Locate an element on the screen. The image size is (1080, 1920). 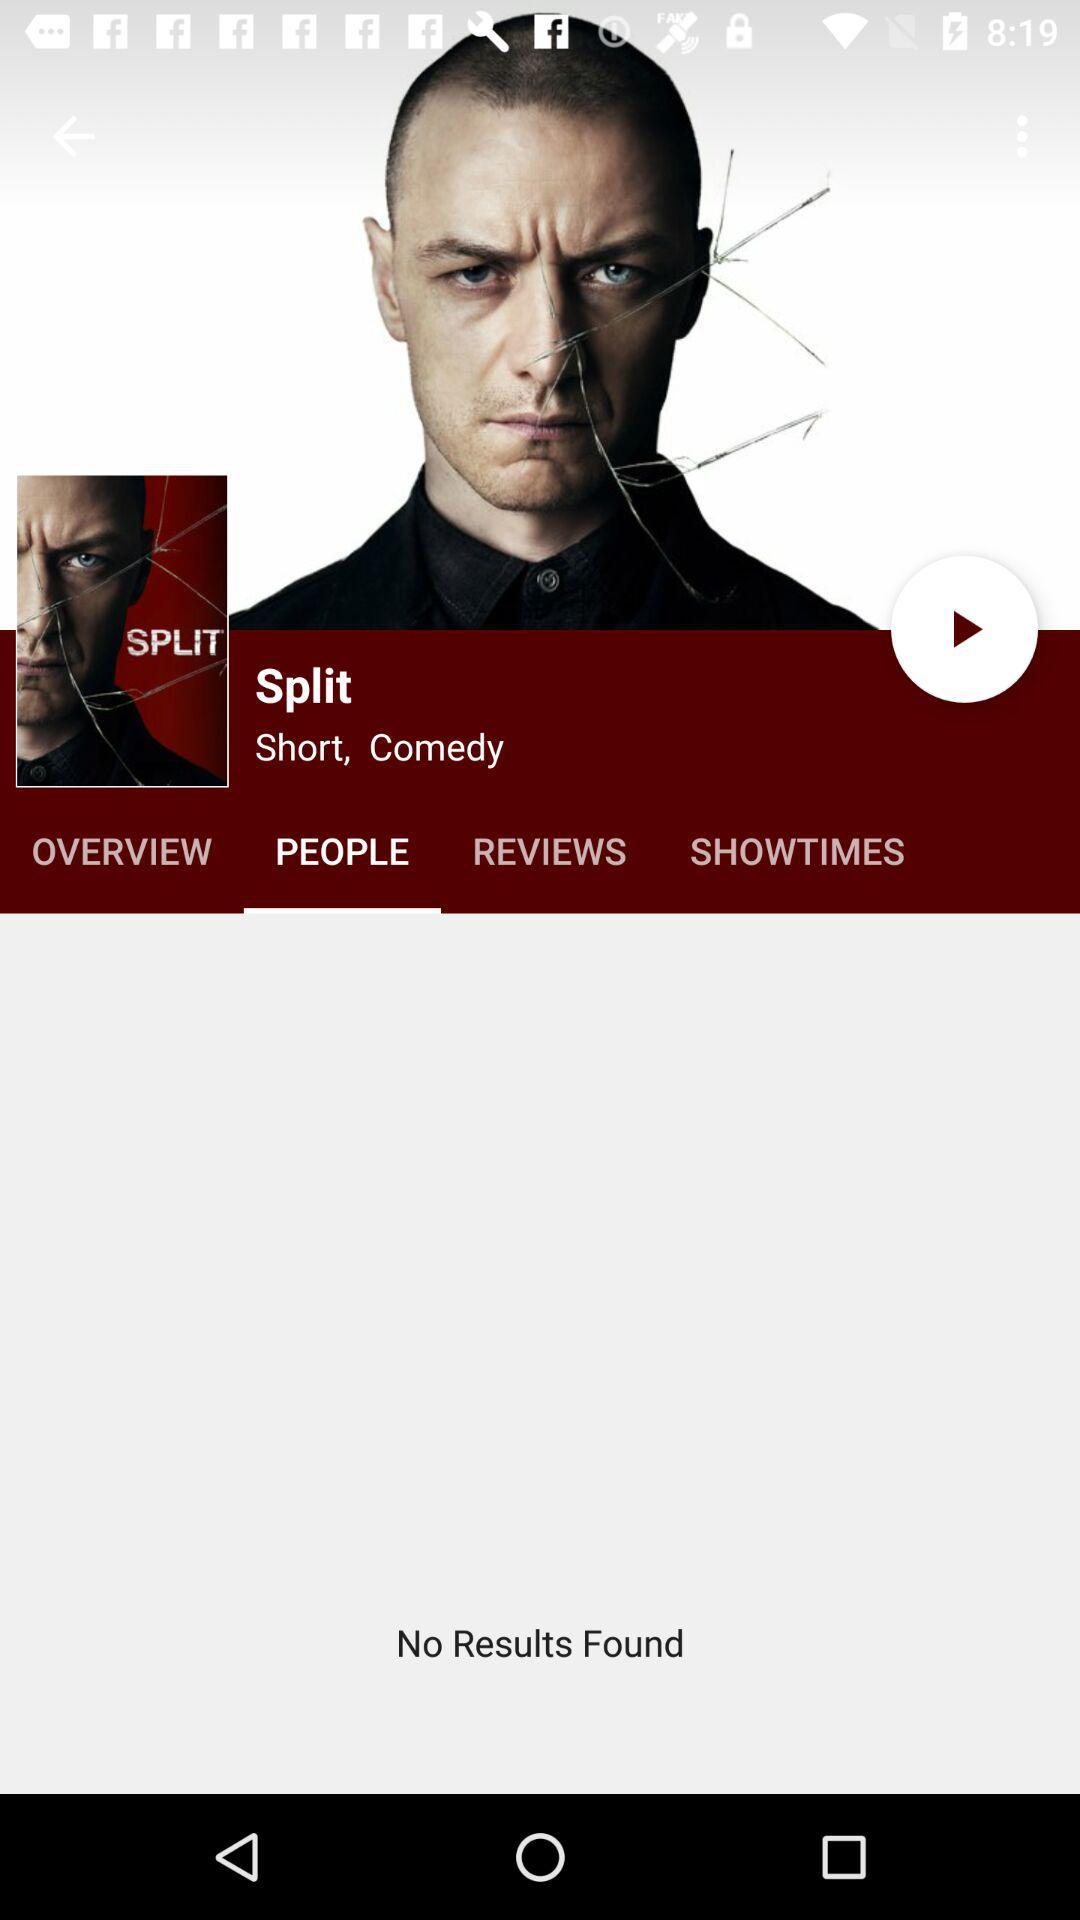
the play icon is located at coordinates (963, 628).